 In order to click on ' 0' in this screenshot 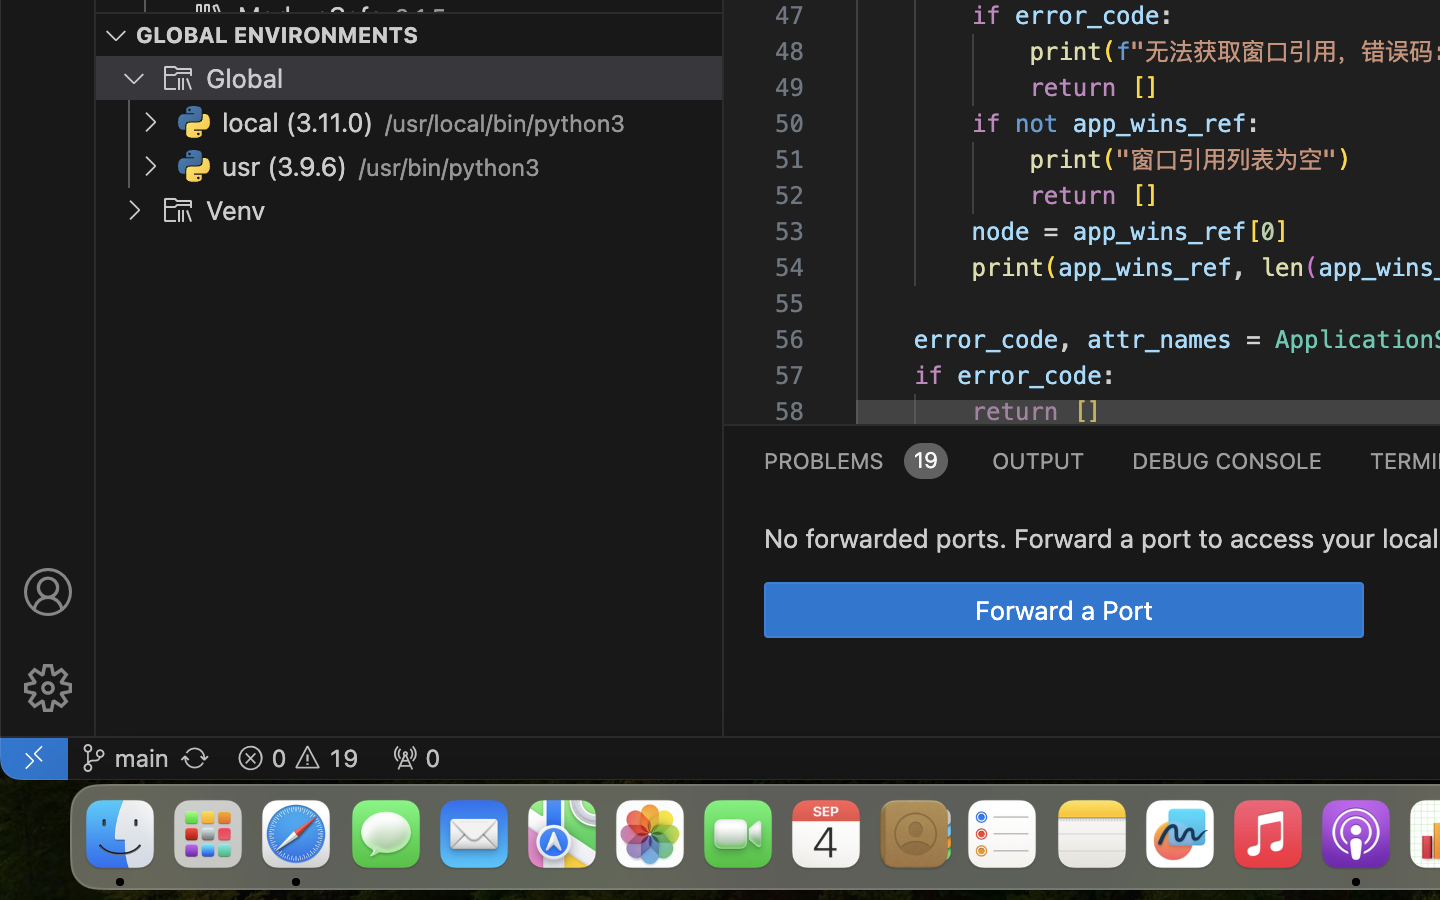, I will do `click(415, 756)`.